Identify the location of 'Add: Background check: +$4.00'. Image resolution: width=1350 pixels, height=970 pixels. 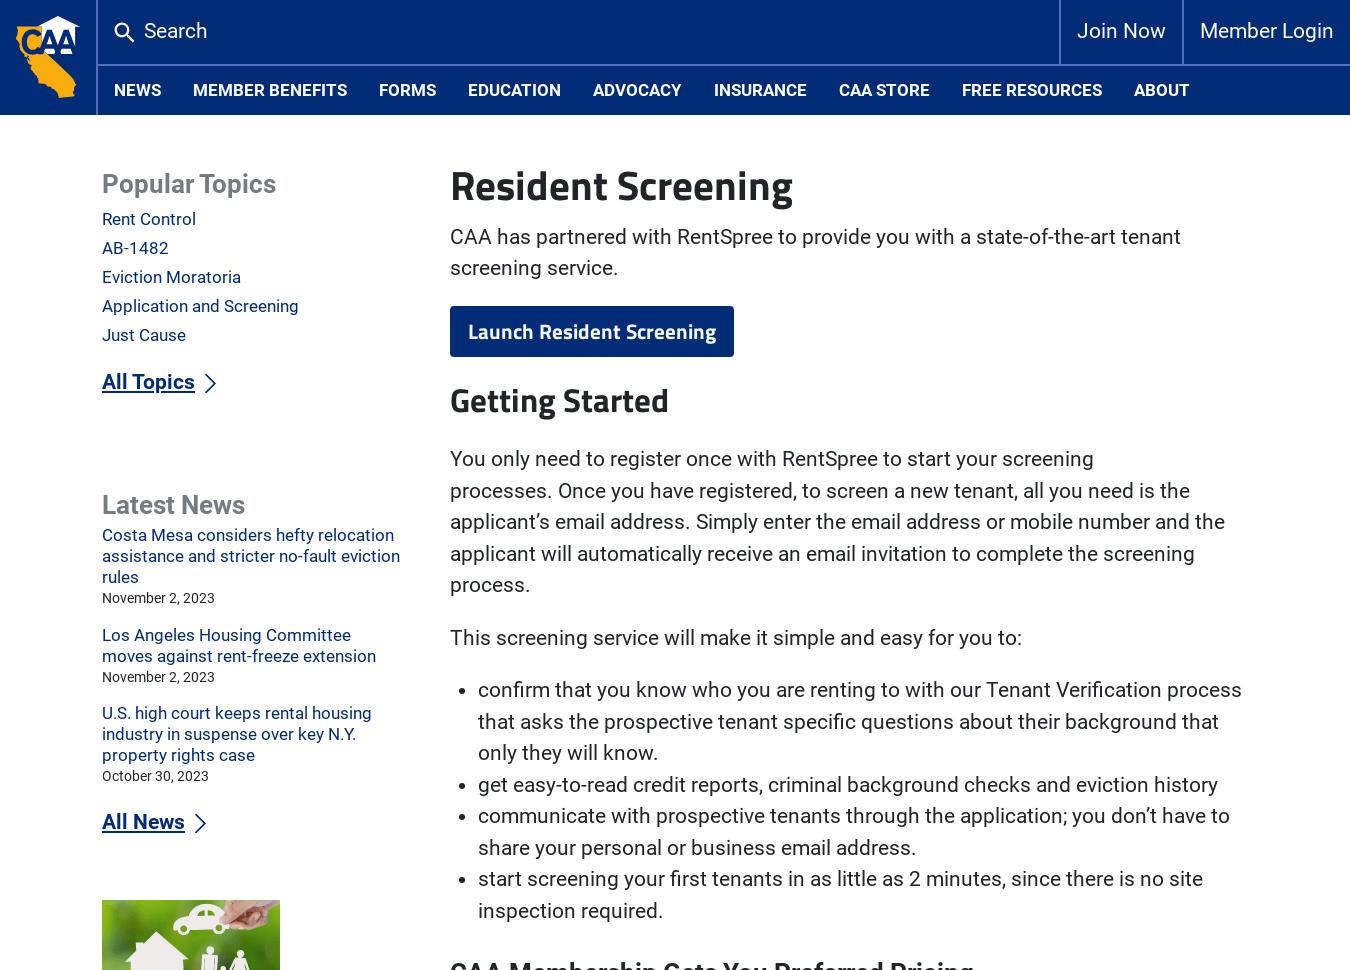
(599, 186).